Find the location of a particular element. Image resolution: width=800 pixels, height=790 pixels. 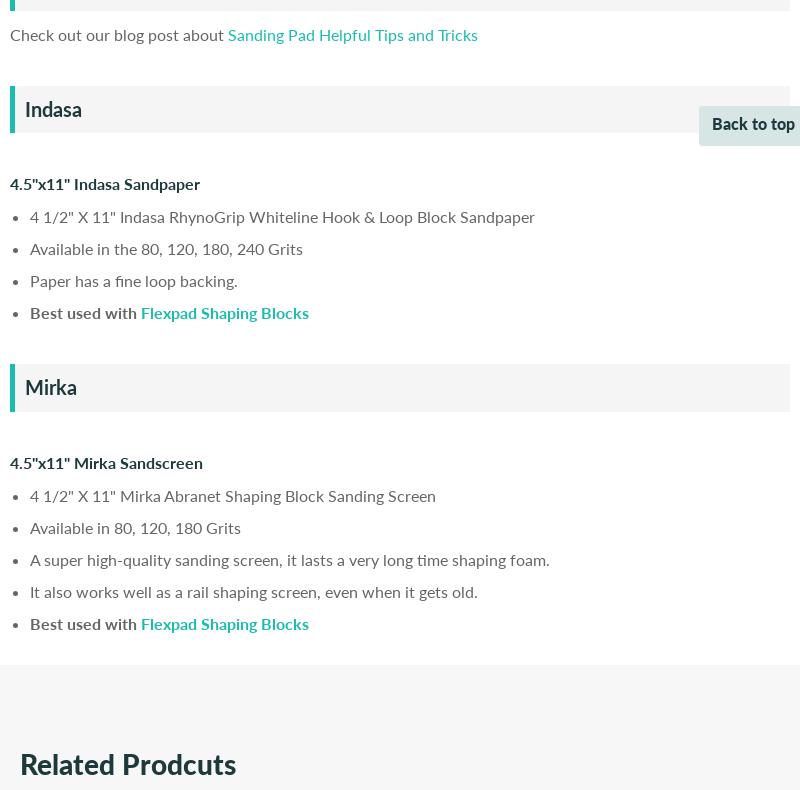

'4 1/2" X 11" Indasa RhynoGrip Whiteline Hook & Loop Block Sandpaper' is located at coordinates (282, 216).